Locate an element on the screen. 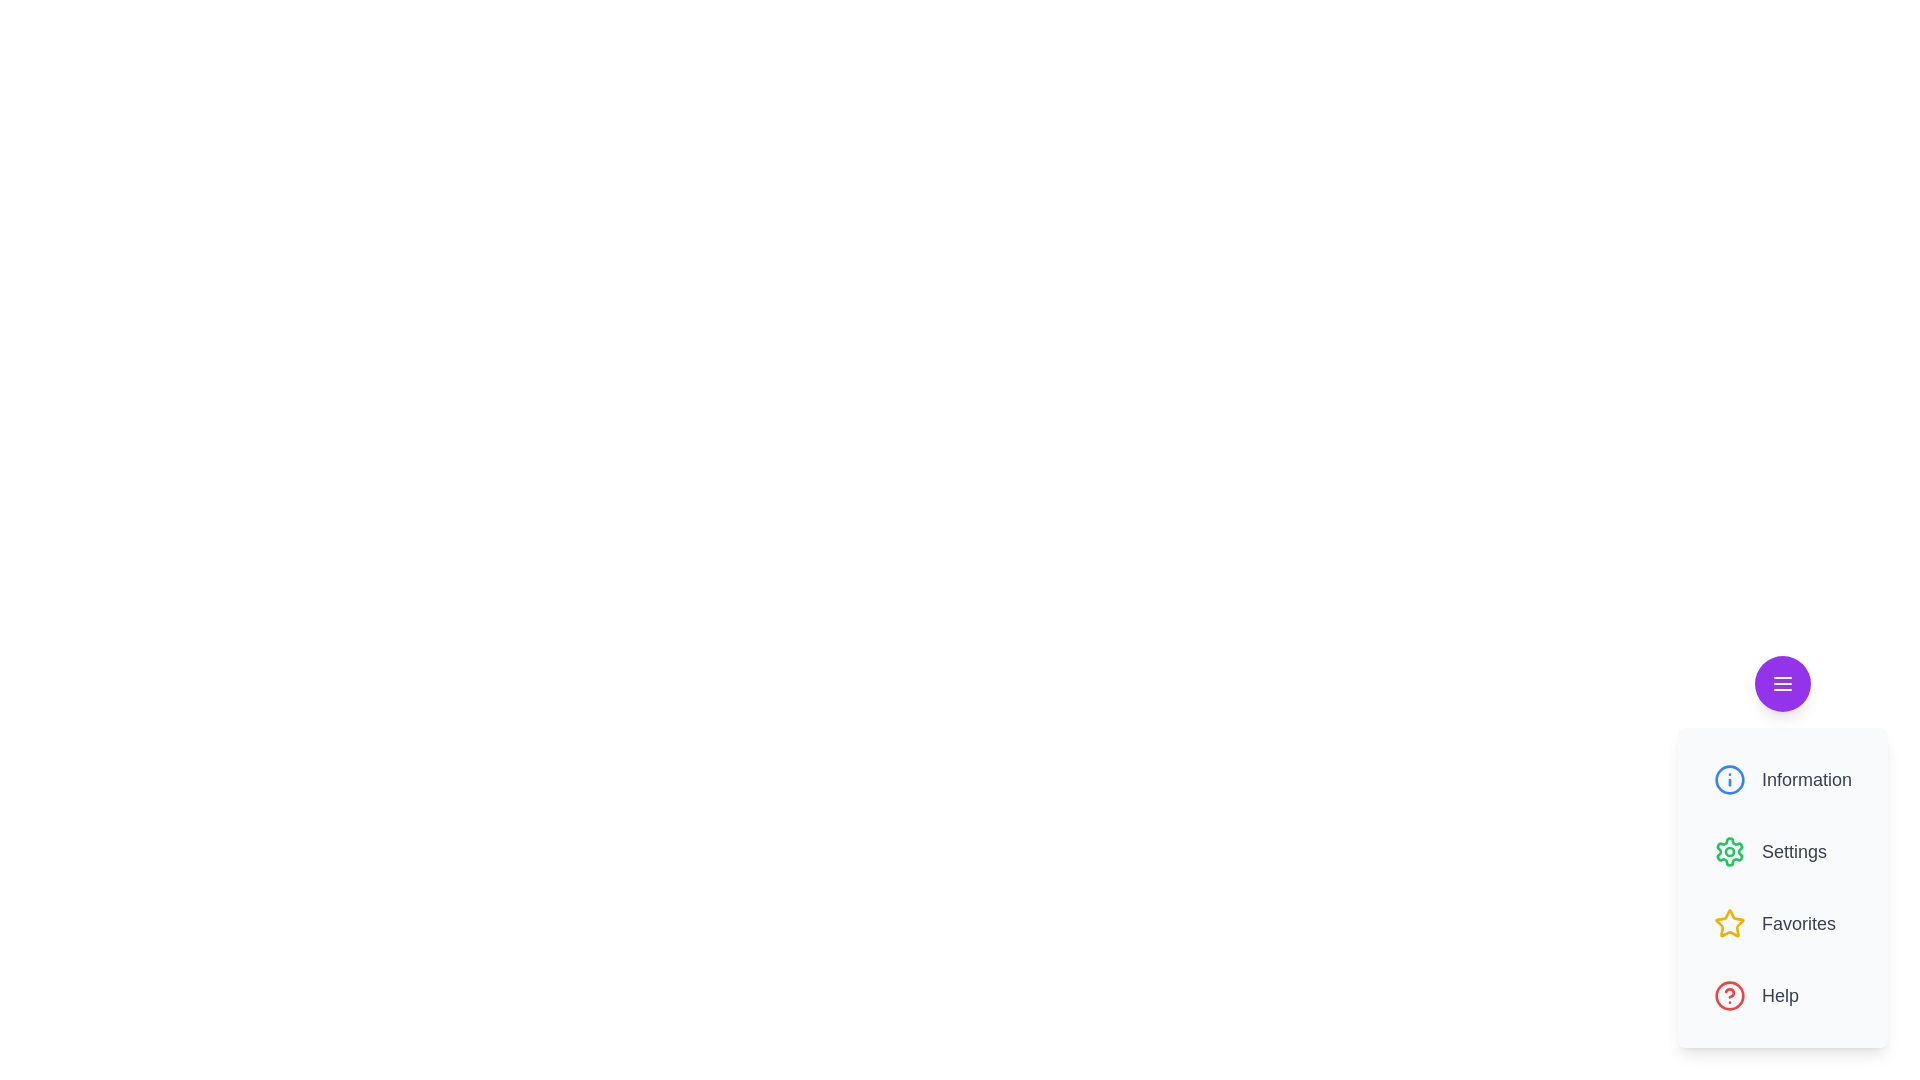 This screenshot has height=1080, width=1920. the Settings button in the menu is located at coordinates (1782, 852).